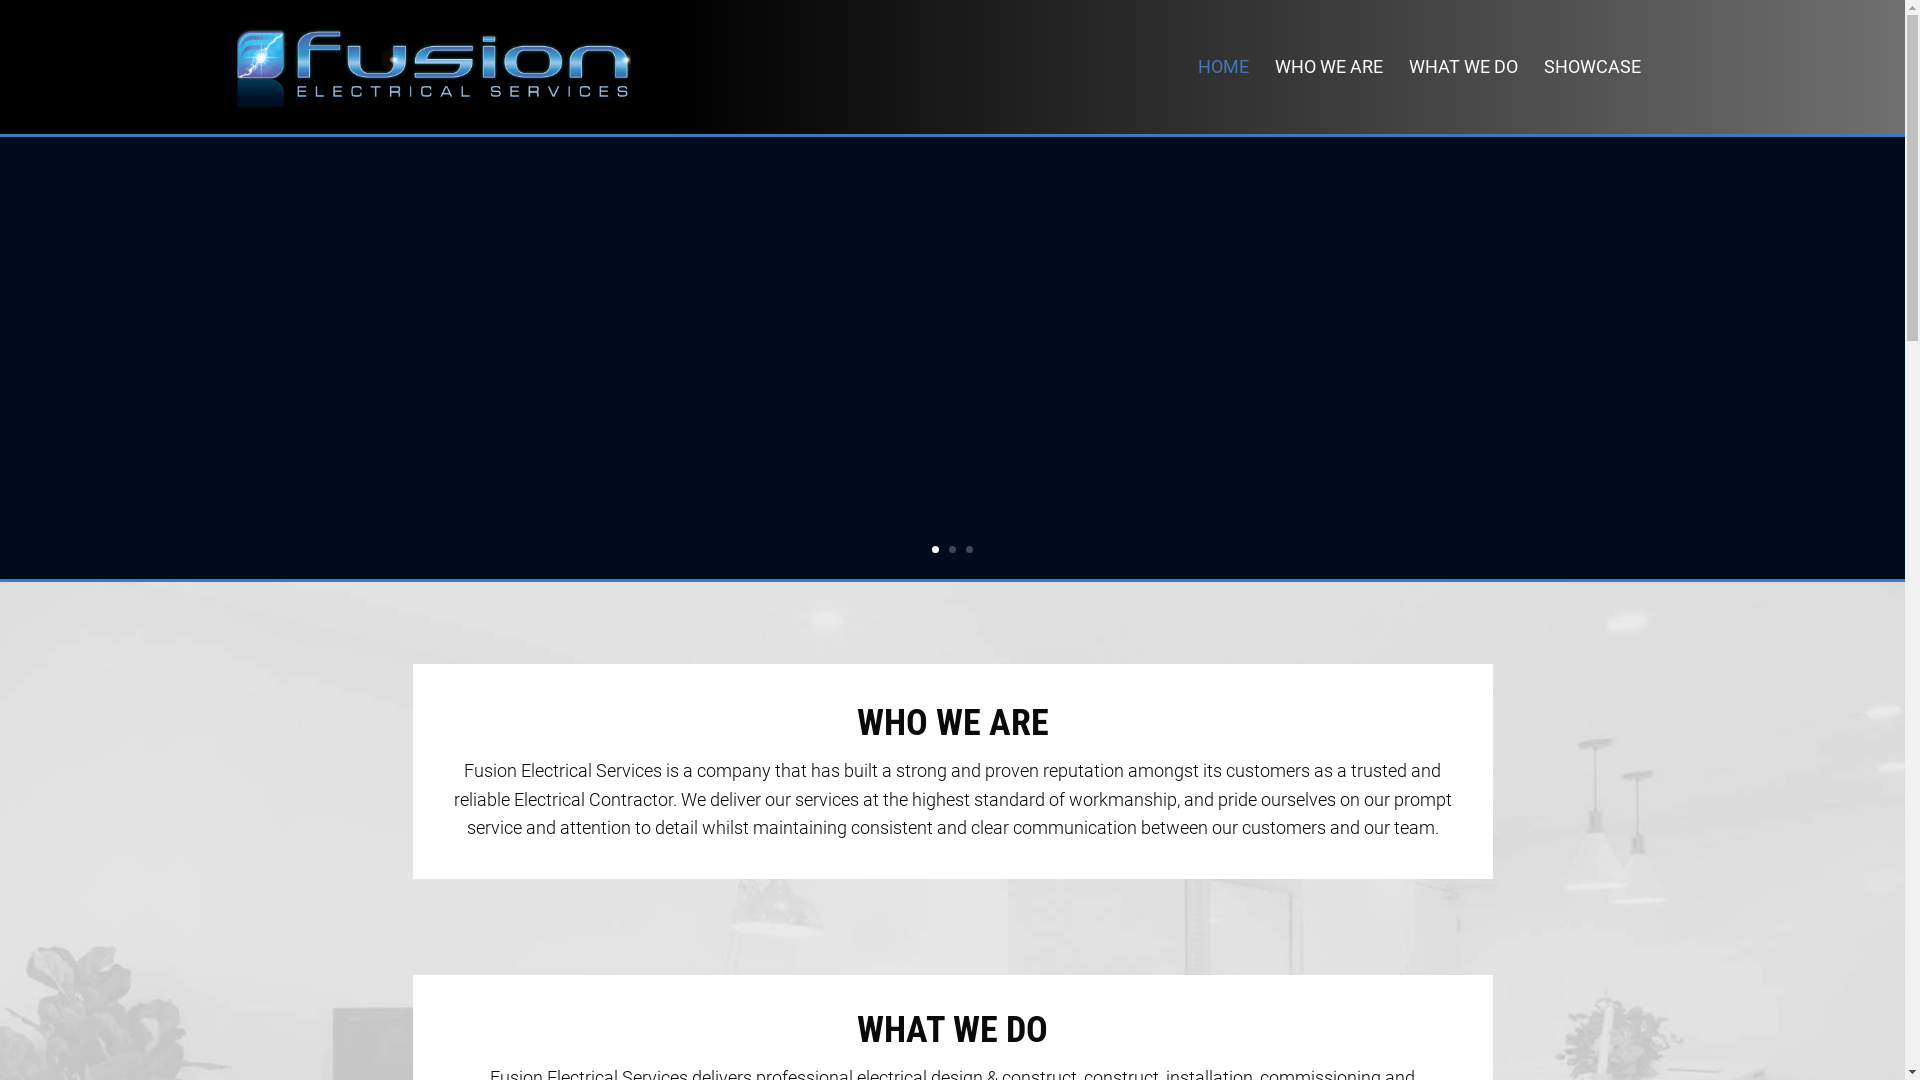  What do you see at coordinates (1462, 96) in the screenshot?
I see `'WHAT WE DO'` at bounding box center [1462, 96].